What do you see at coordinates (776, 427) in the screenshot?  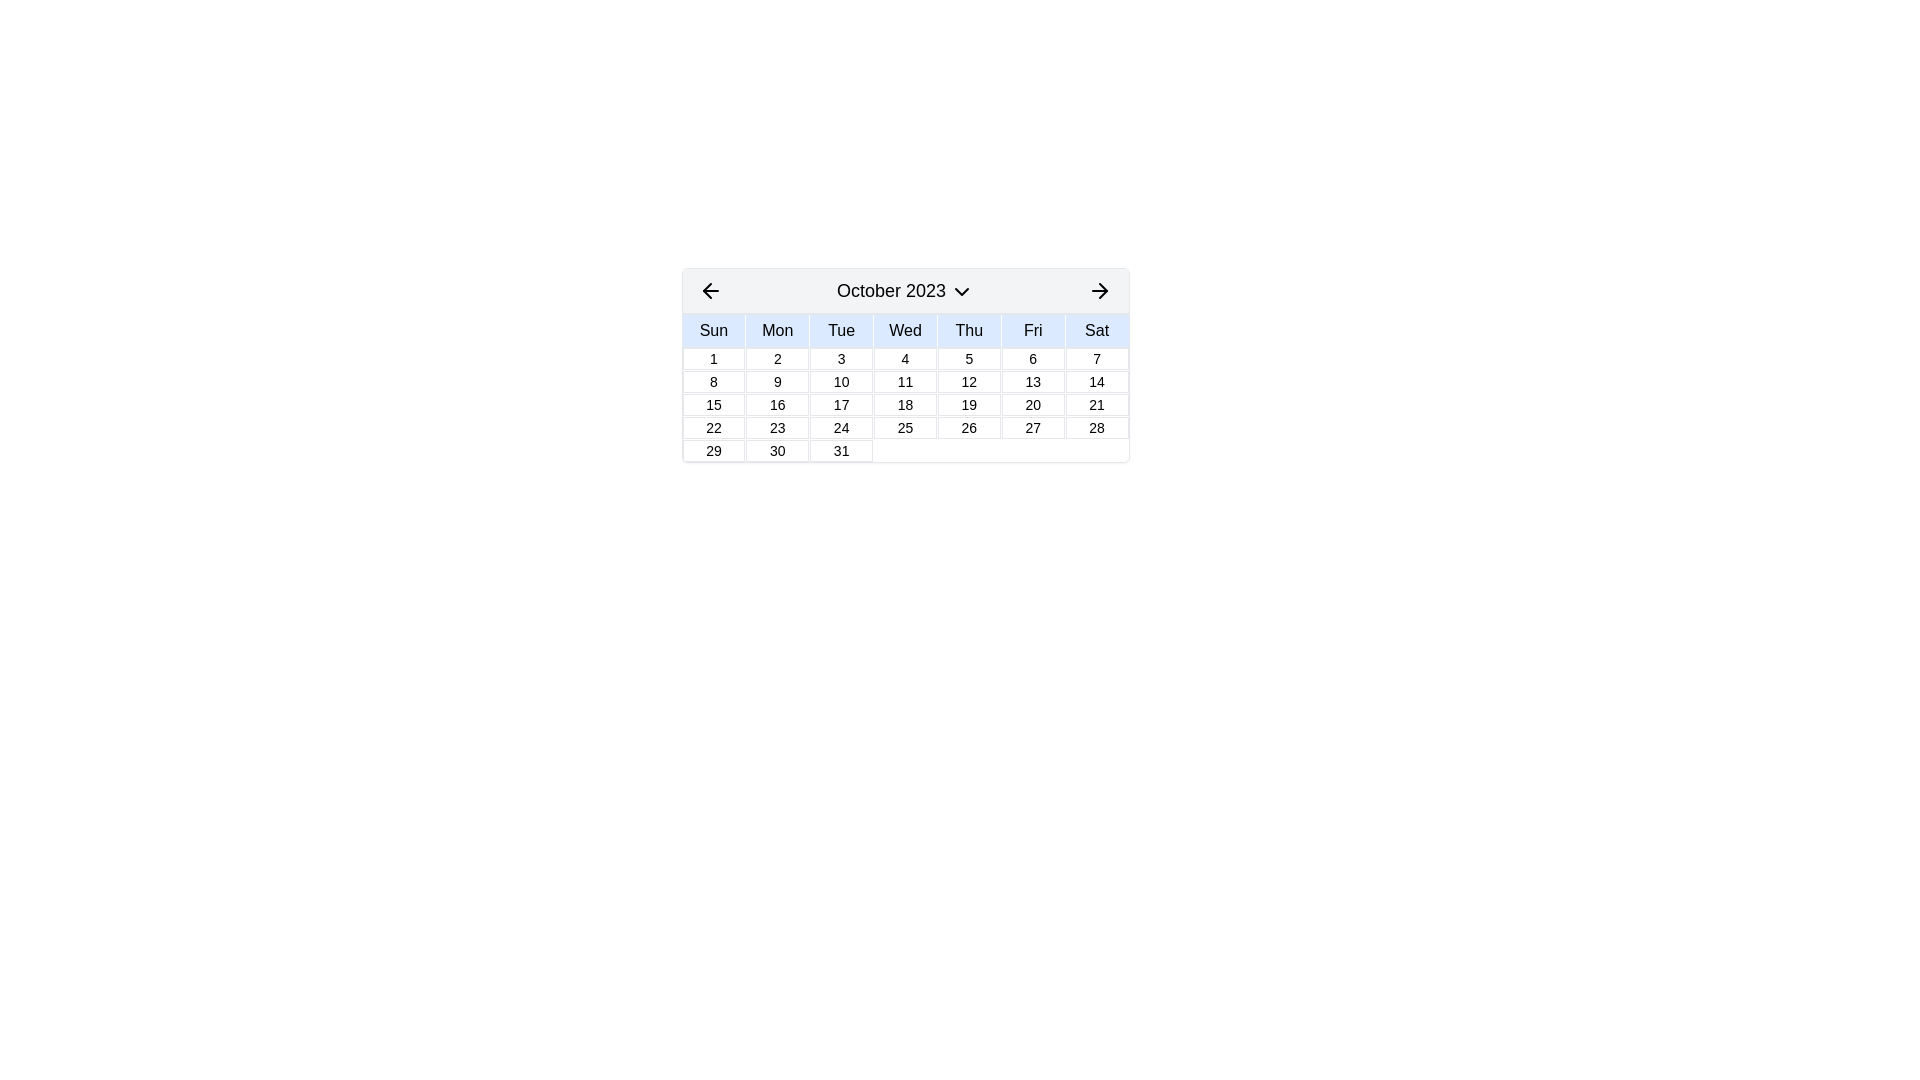 I see `the date box labeled '23' in the bottom row, fourth column of the calendar grid` at bounding box center [776, 427].